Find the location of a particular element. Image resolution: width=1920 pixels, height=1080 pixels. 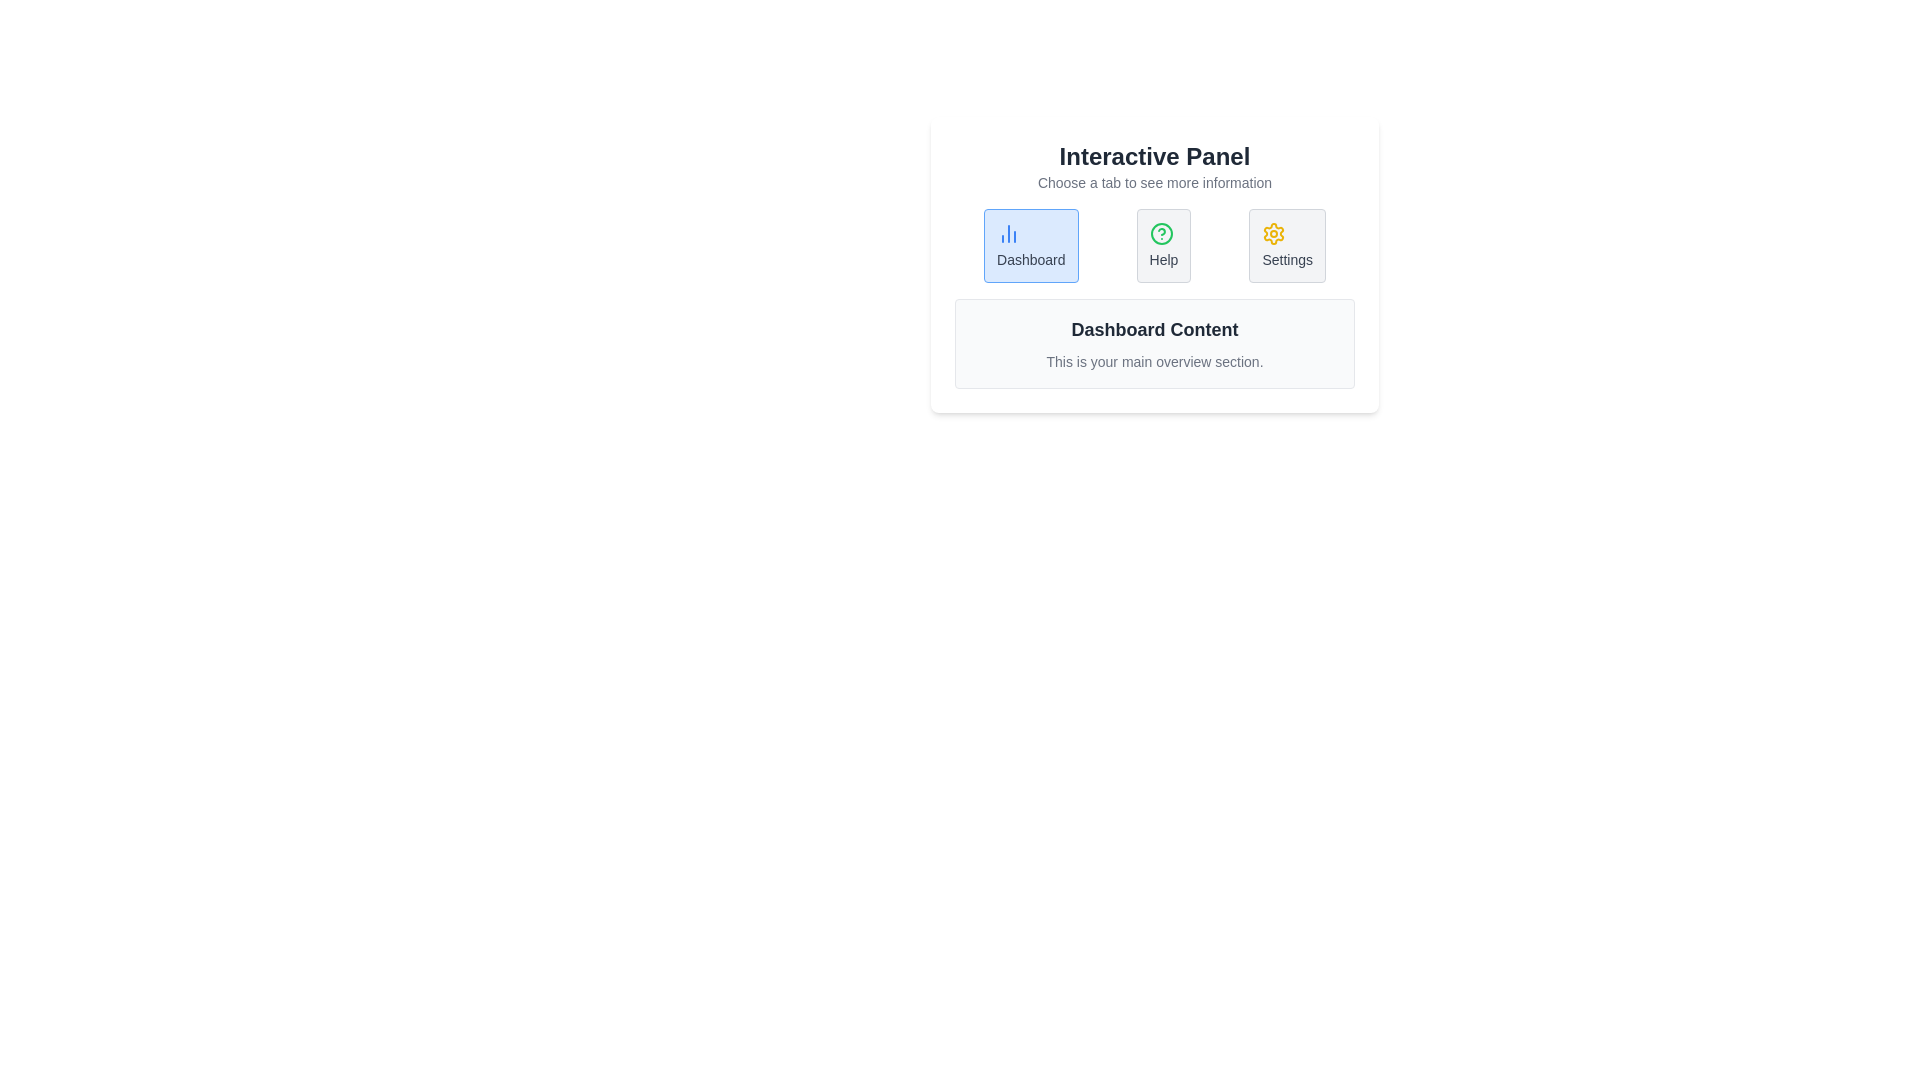

the 'Help' card located in the center of the horizontal row of interactive cards is located at coordinates (1163, 245).